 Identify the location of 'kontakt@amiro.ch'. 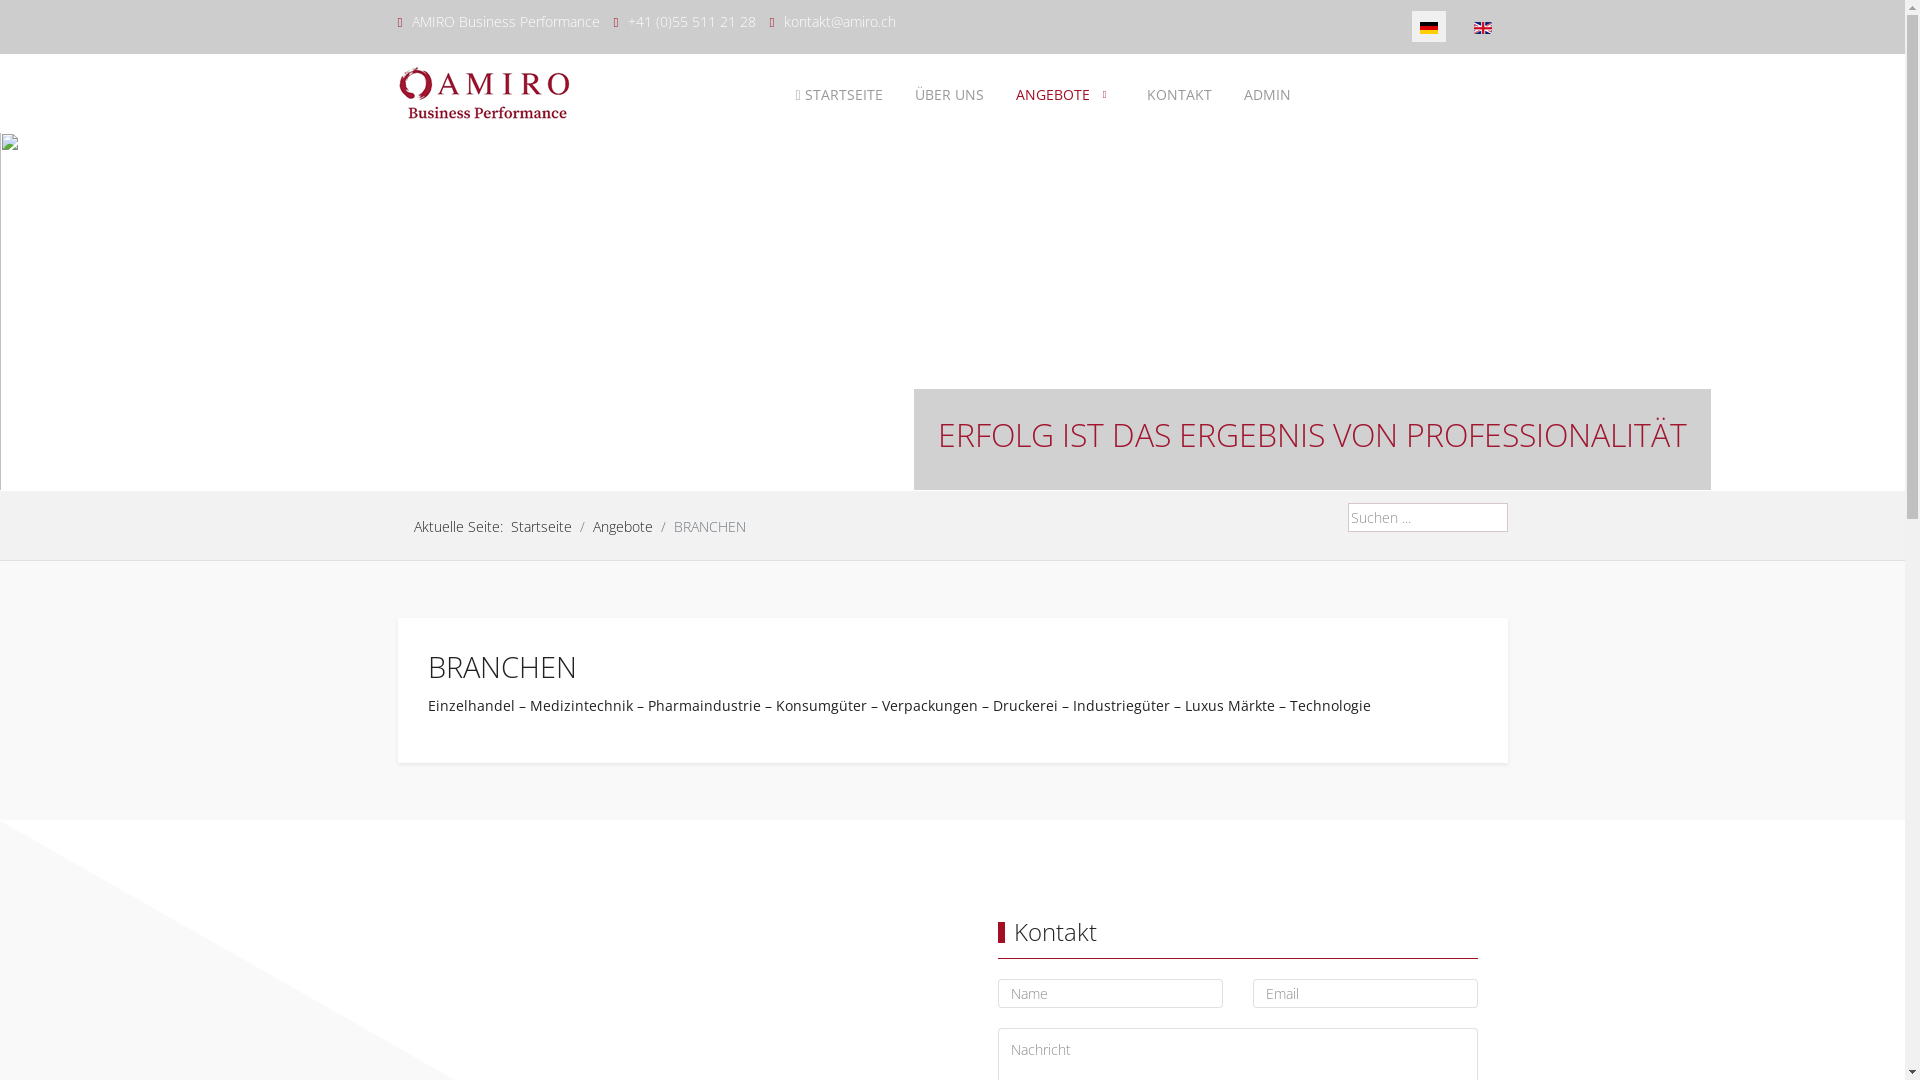
(840, 21).